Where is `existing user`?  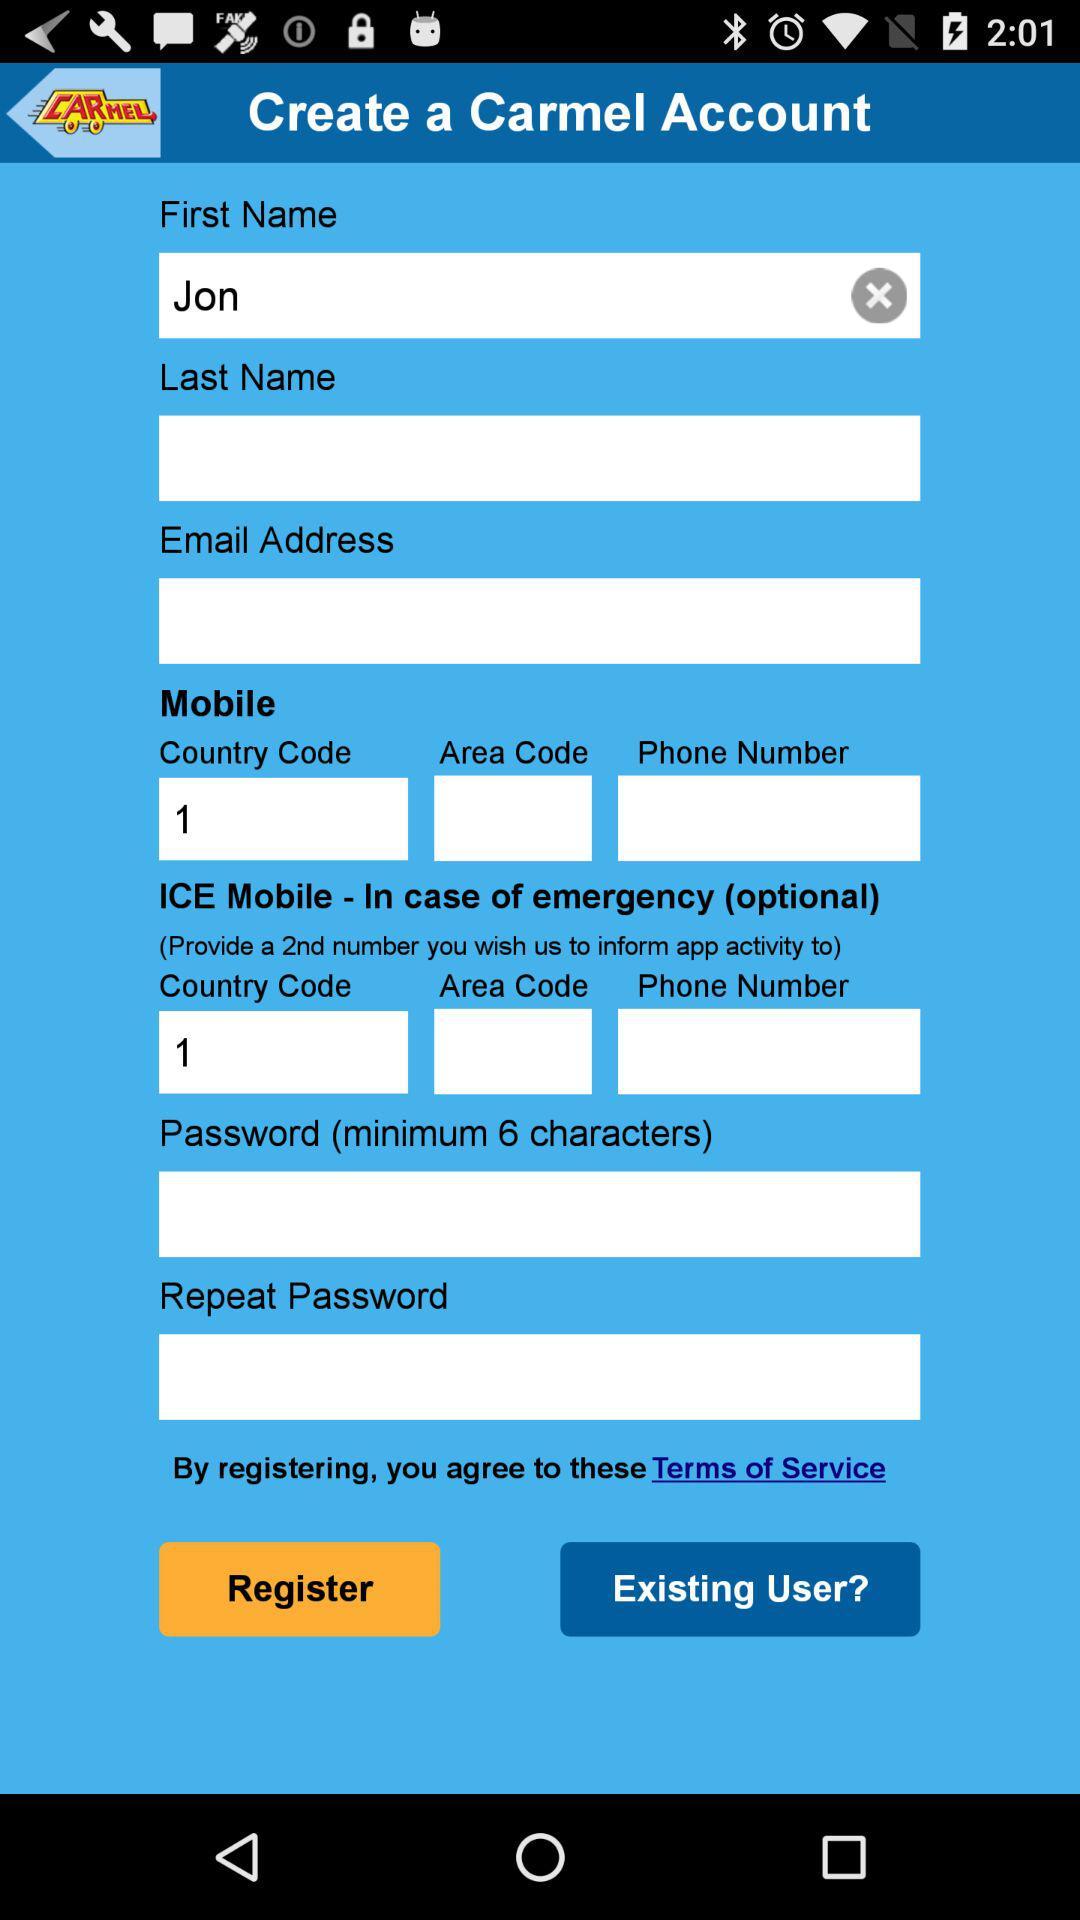
existing user is located at coordinates (740, 1588).